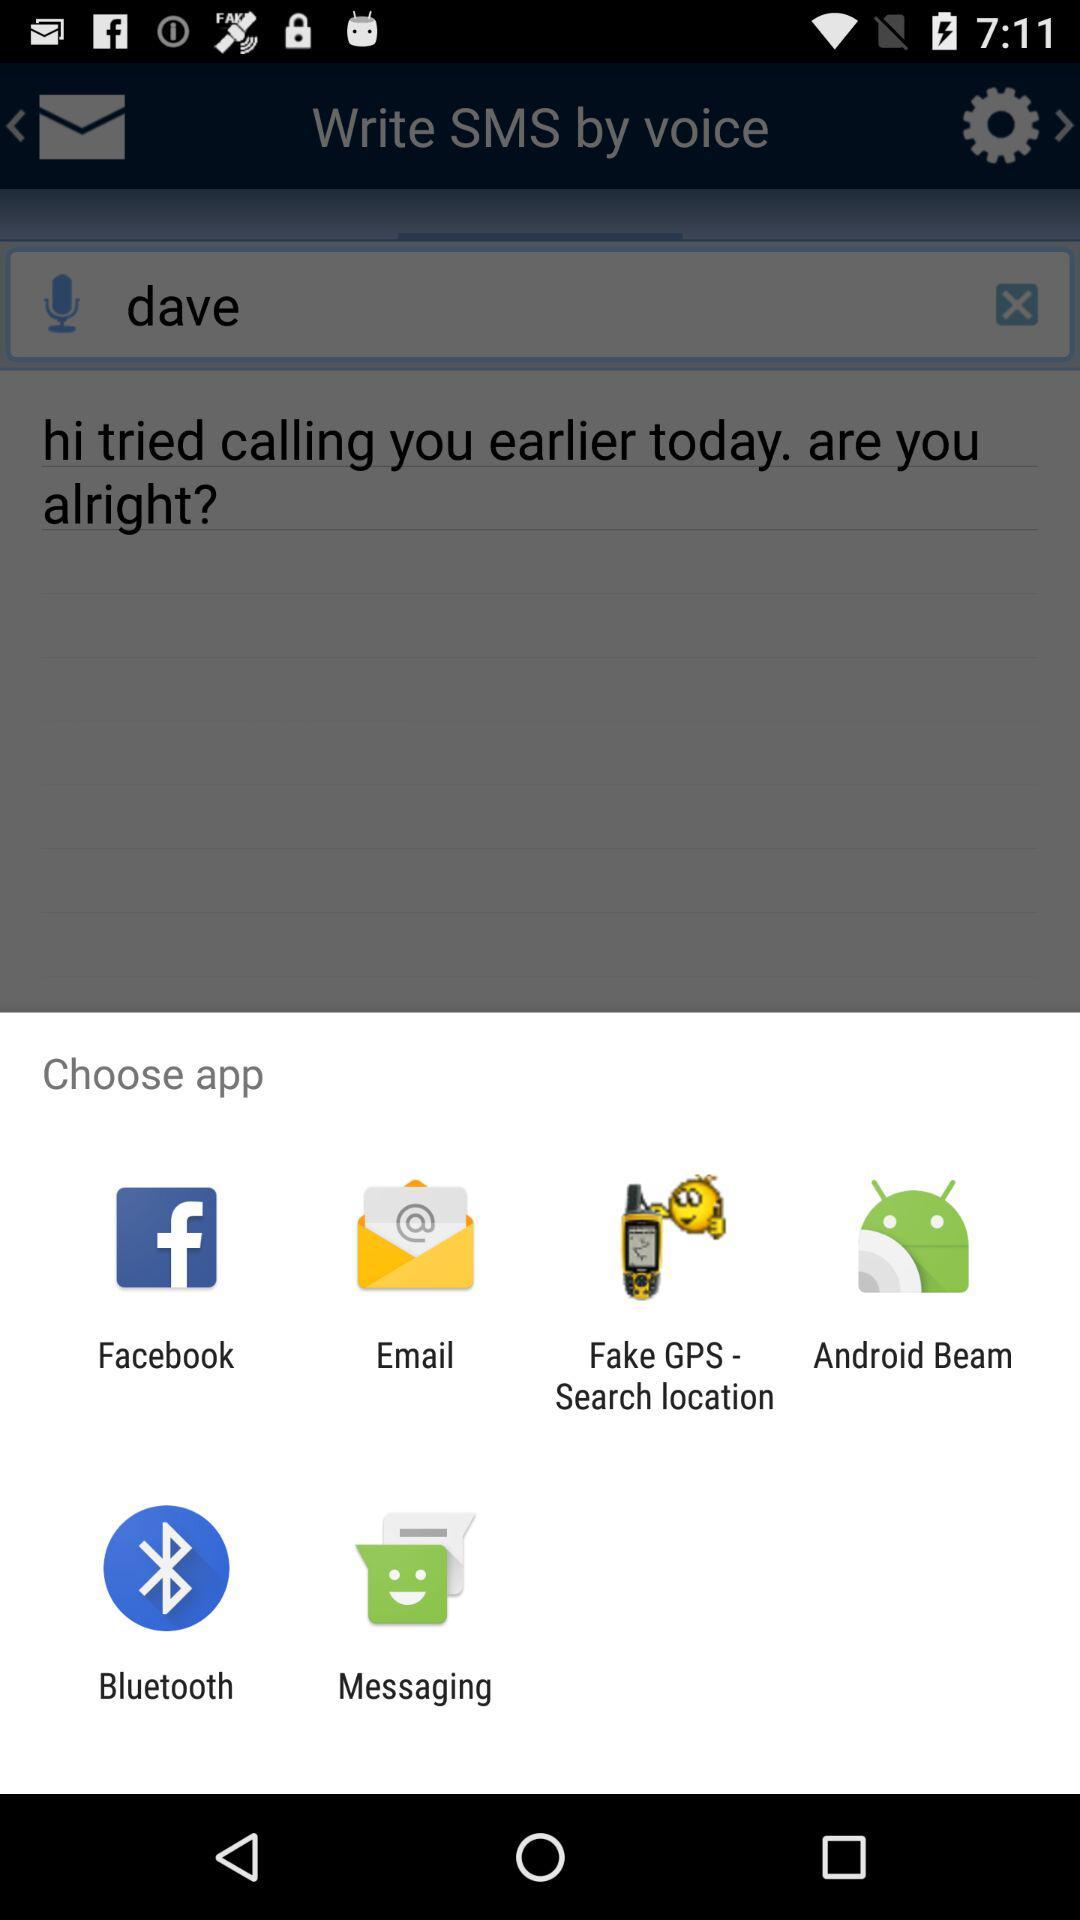 The width and height of the screenshot is (1080, 1920). What do you see at coordinates (664, 1374) in the screenshot?
I see `the app to the left of the android beam app` at bounding box center [664, 1374].